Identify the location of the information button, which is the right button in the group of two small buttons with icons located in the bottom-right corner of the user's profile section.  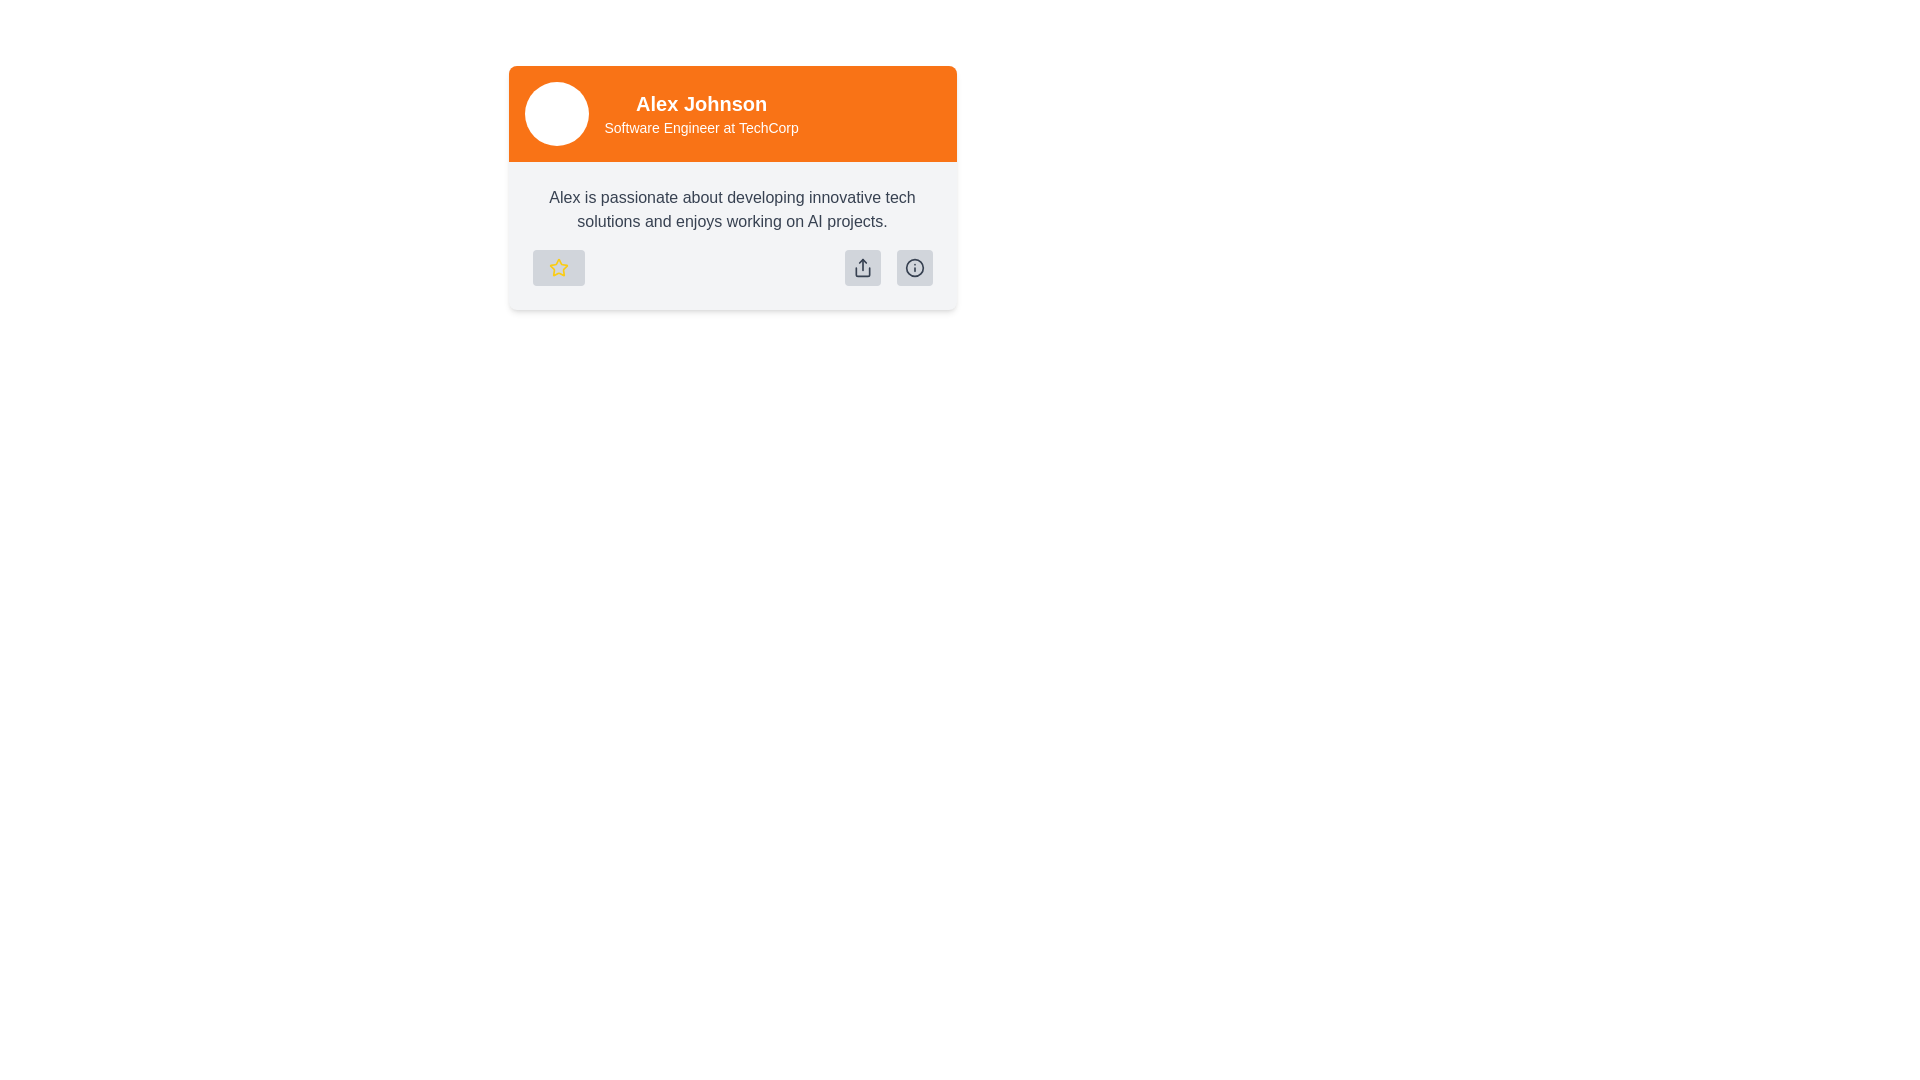
(887, 266).